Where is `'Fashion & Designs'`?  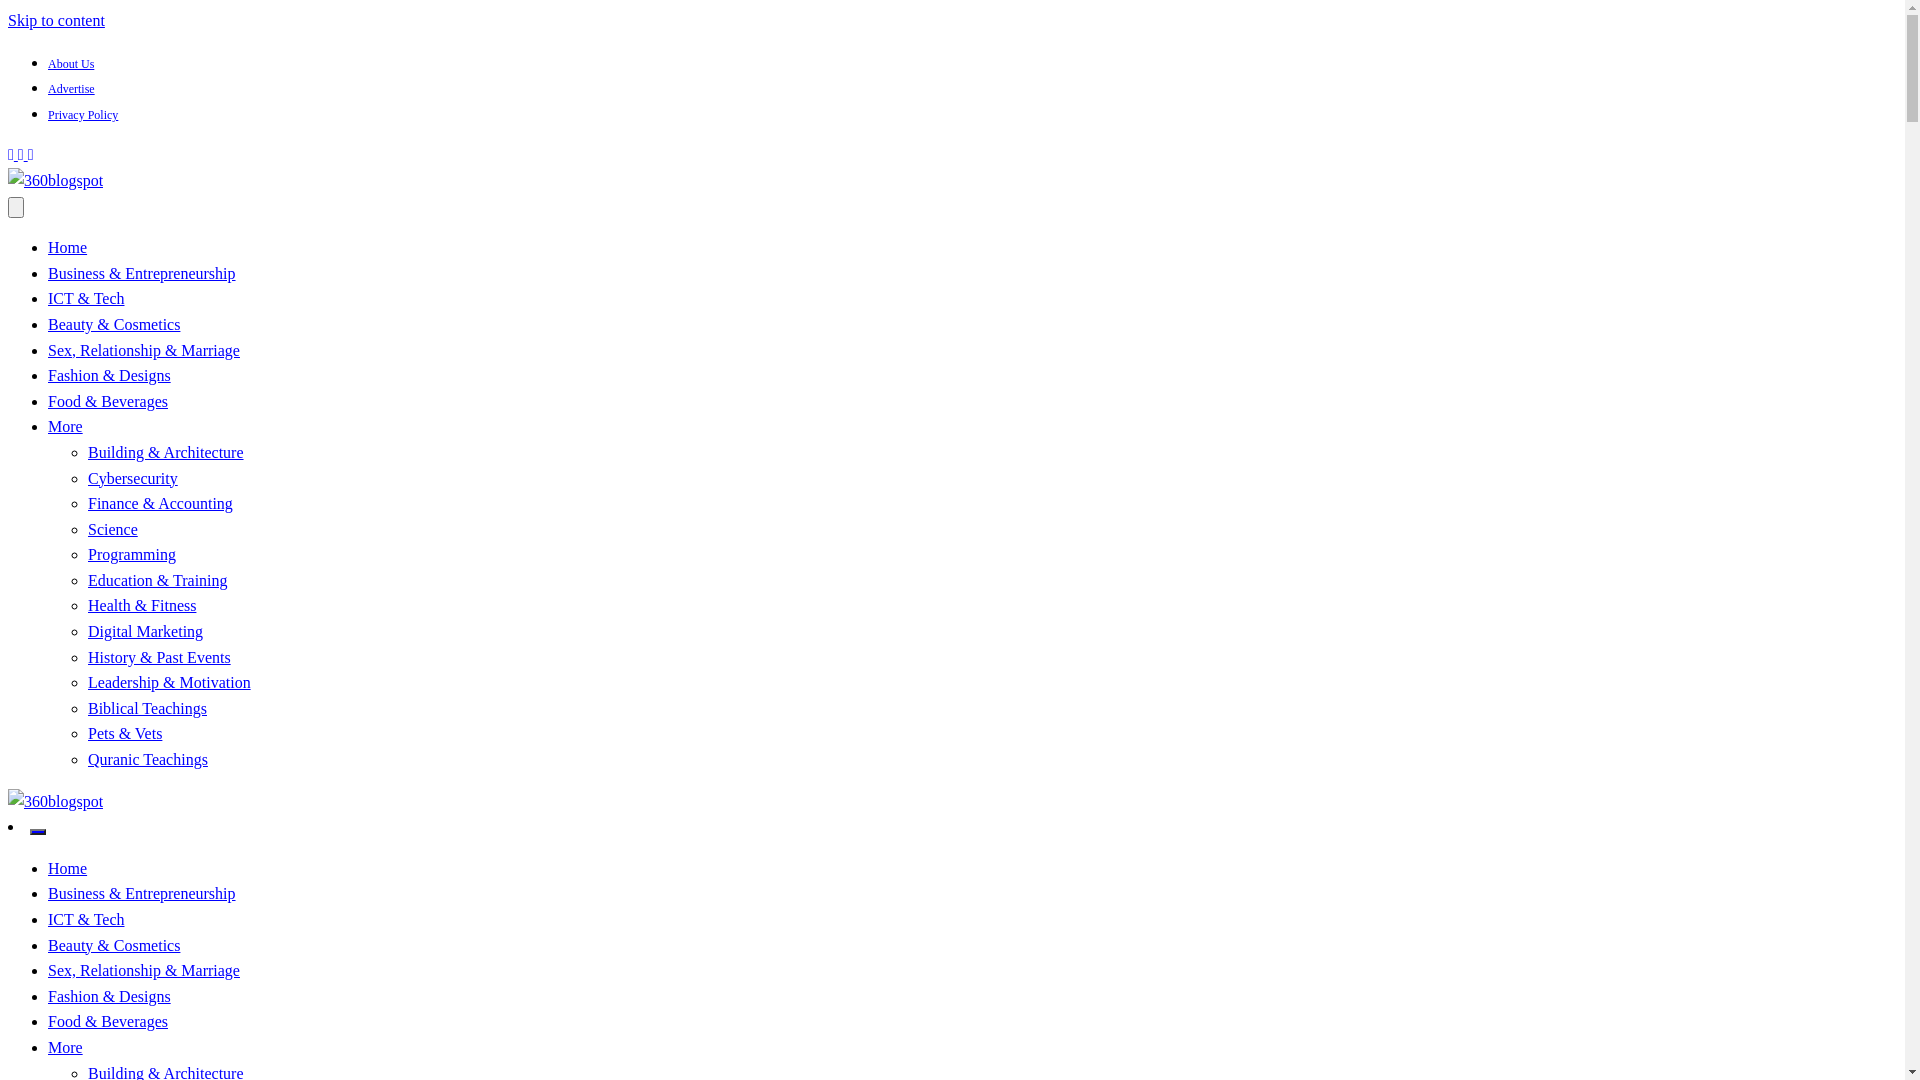
'Fashion & Designs' is located at coordinates (108, 996).